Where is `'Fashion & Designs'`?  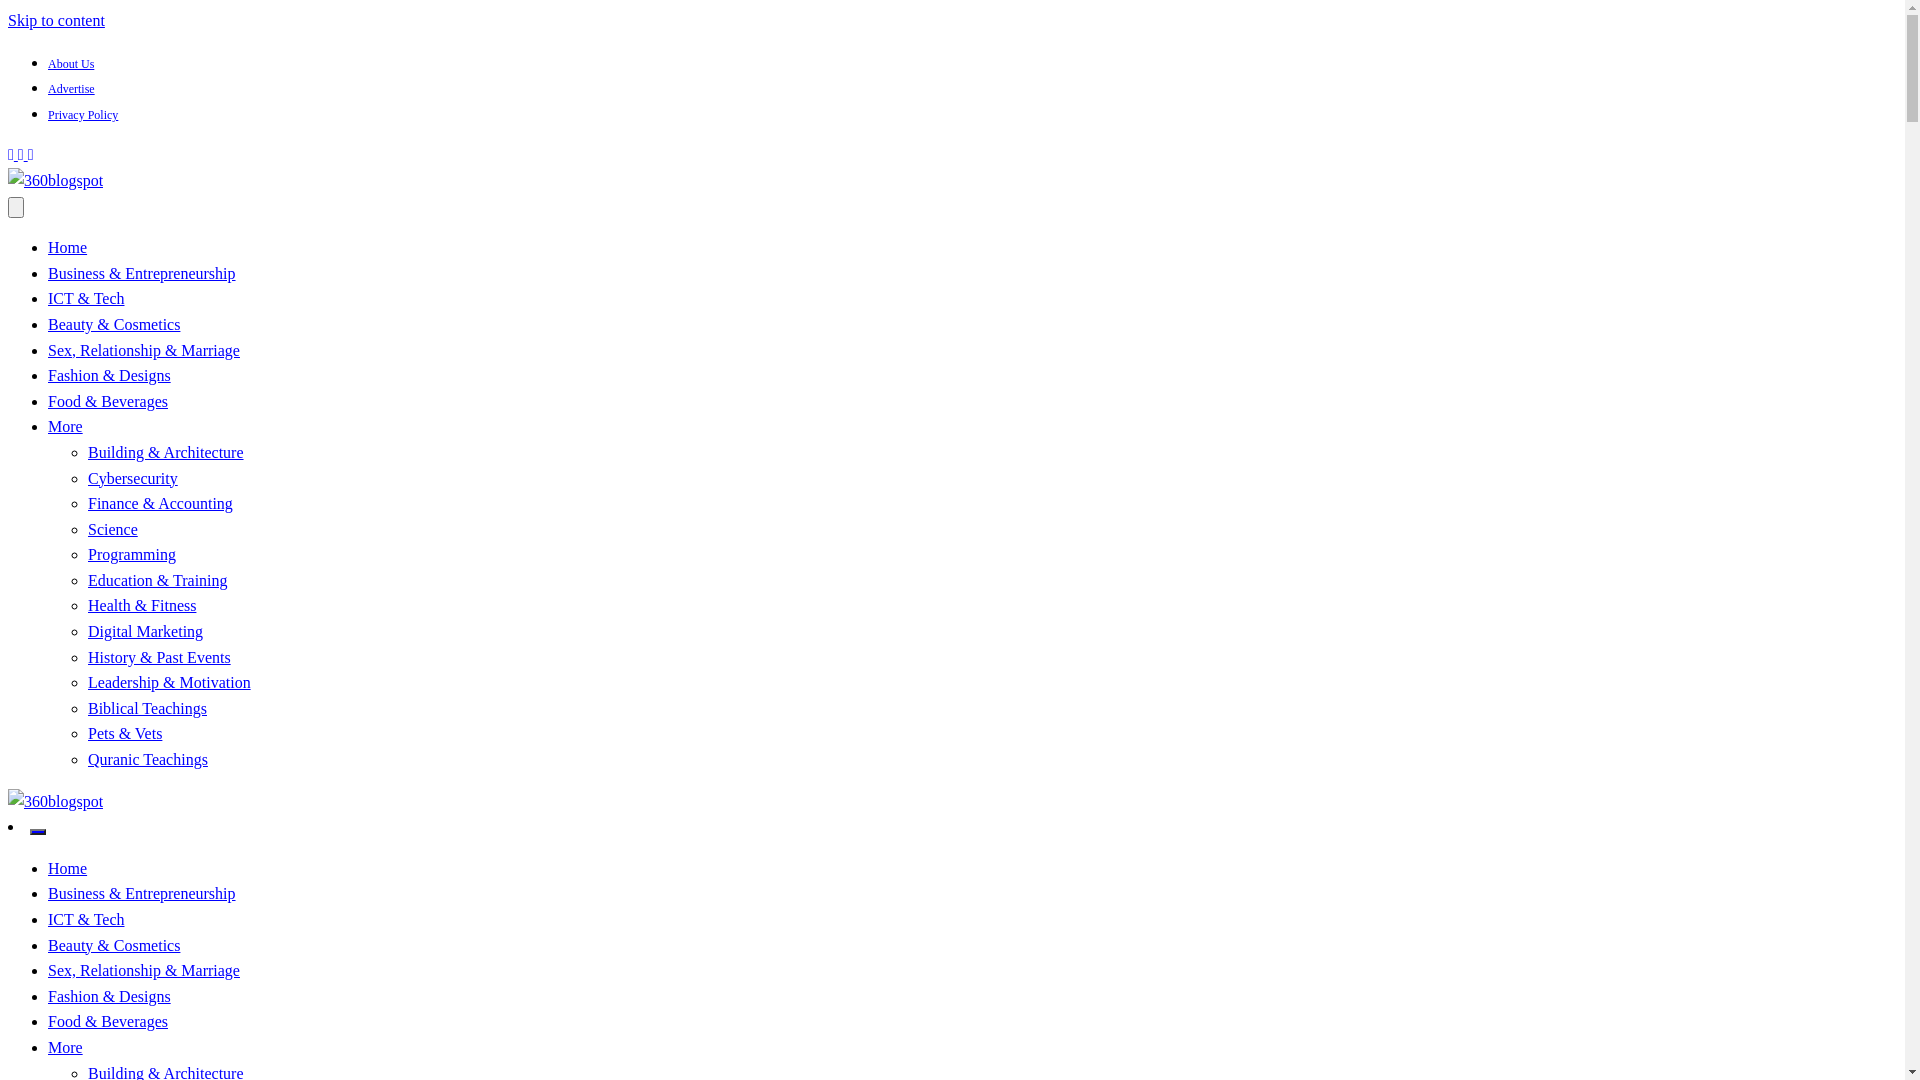
'Fashion & Designs' is located at coordinates (108, 996).